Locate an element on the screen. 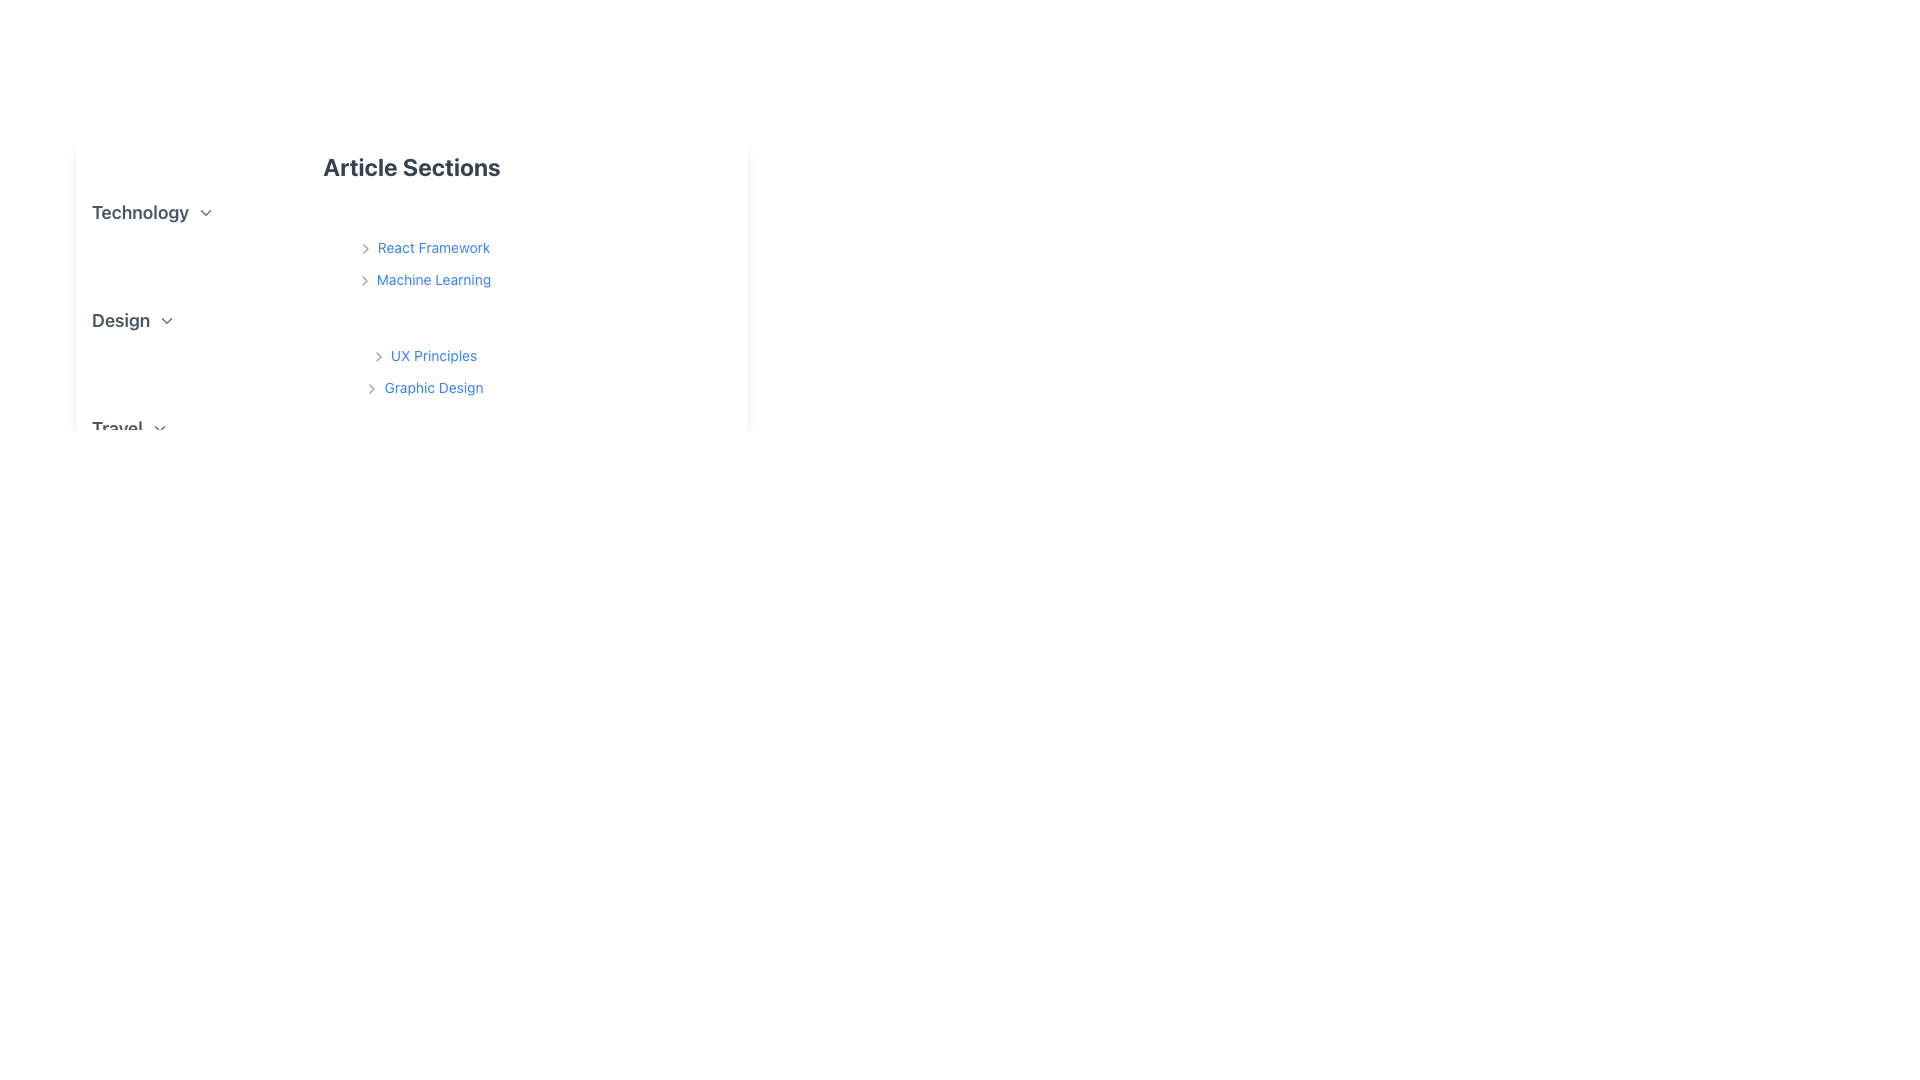 This screenshot has width=1920, height=1080. the dropdown indicator icon associated with the 'Technology' category is located at coordinates (206, 212).